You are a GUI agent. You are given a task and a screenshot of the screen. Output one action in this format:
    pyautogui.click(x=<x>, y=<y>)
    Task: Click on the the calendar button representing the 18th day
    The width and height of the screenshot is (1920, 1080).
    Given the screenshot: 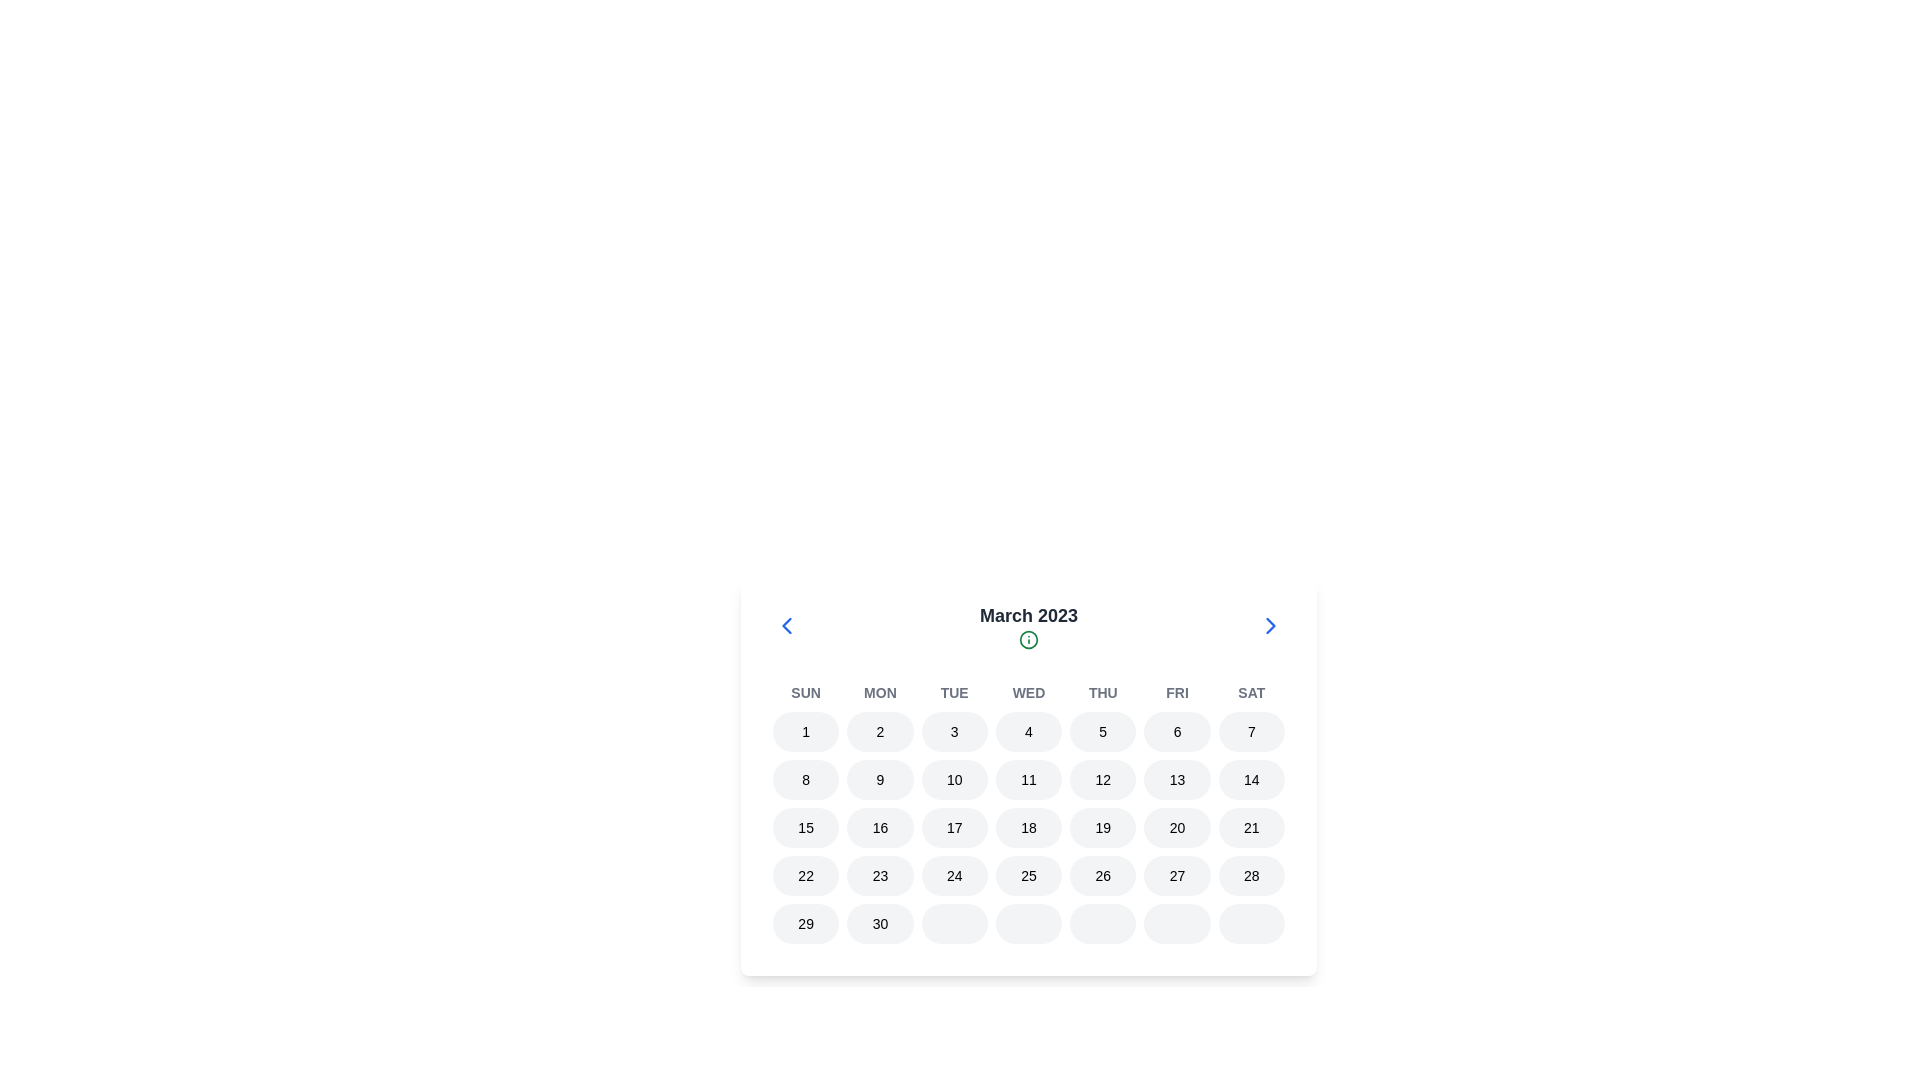 What is the action you would take?
    pyautogui.click(x=1028, y=828)
    